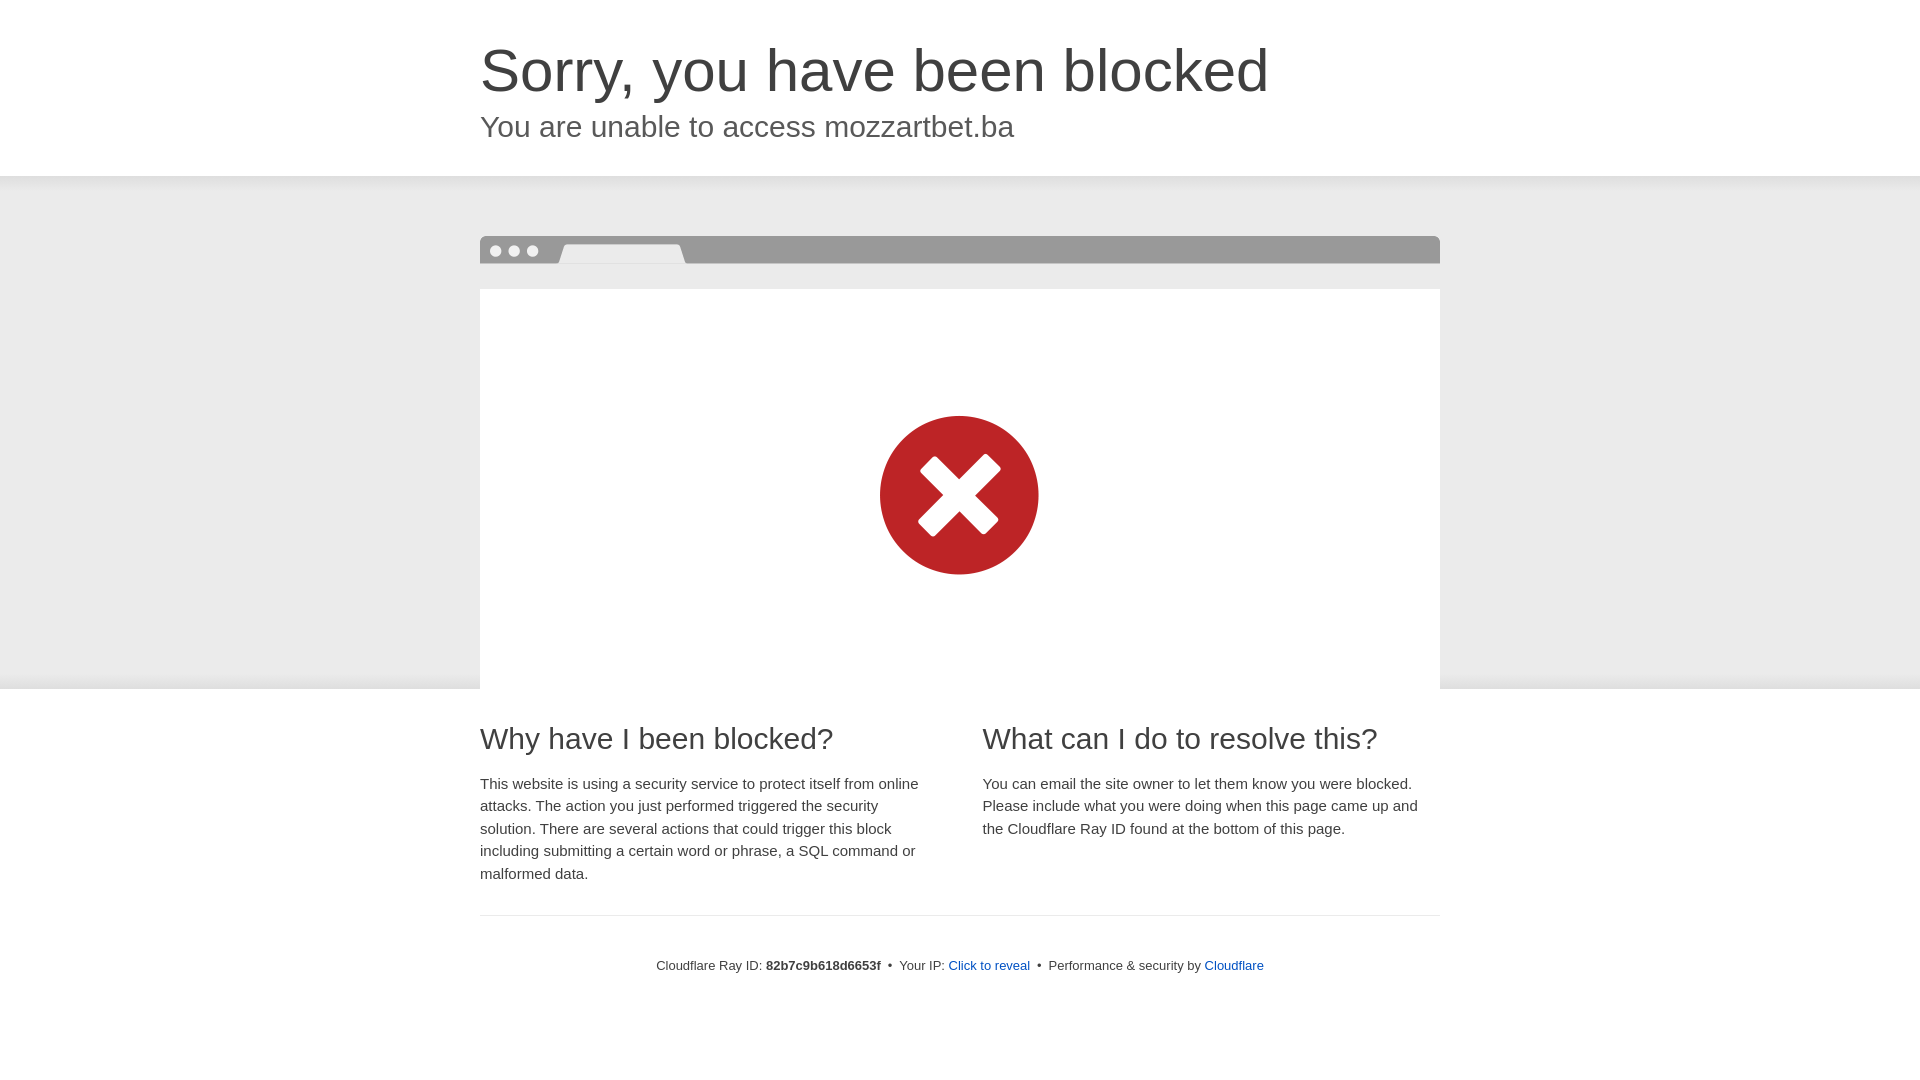 This screenshot has height=1080, width=1920. Describe the element at coordinates (1233, 964) in the screenshot. I see `'Cloudflare'` at that location.